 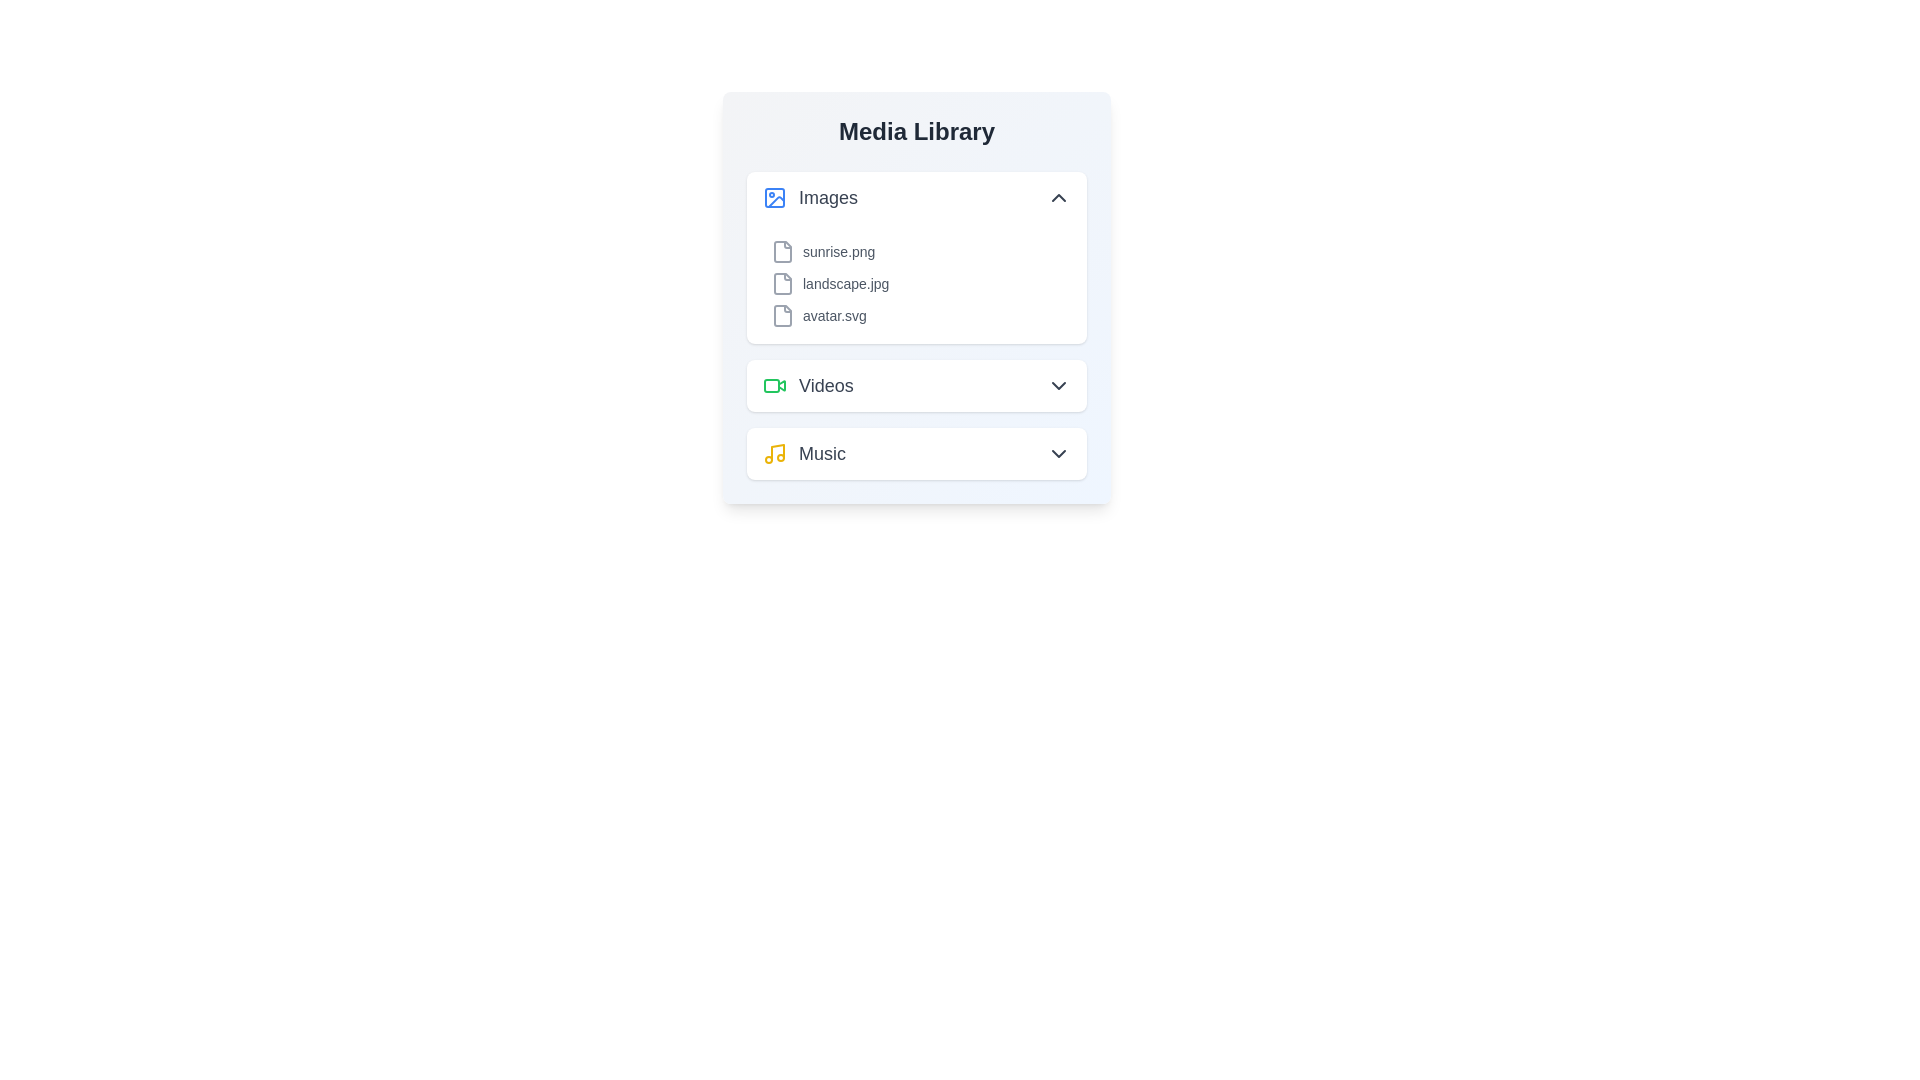 What do you see at coordinates (1058, 385) in the screenshot?
I see `the dropdown toggle button for the 'Videos' section in the 'Media Library' card` at bounding box center [1058, 385].